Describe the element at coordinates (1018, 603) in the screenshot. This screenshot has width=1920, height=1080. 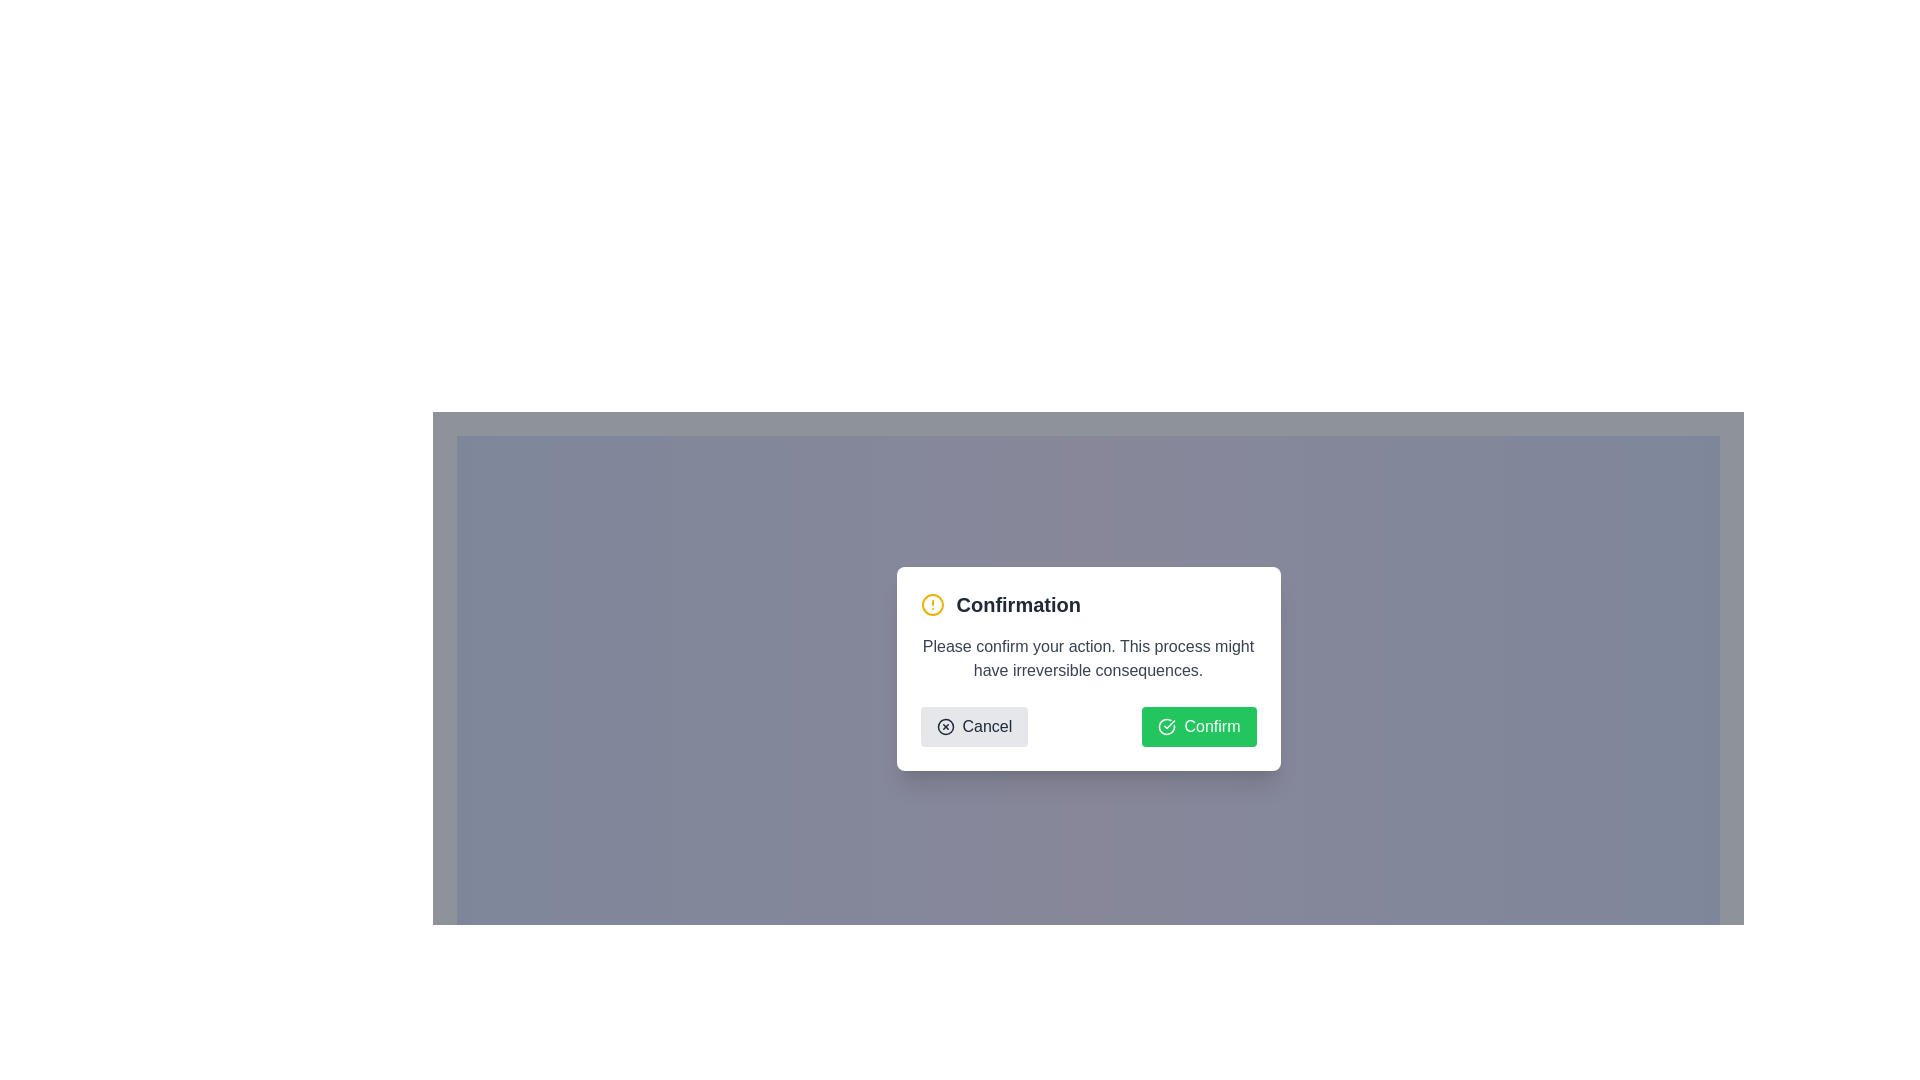
I see `the 'Confirmation' heading text, which is located within a modal at the top of the dialog, next to a yellow warning icon` at that location.